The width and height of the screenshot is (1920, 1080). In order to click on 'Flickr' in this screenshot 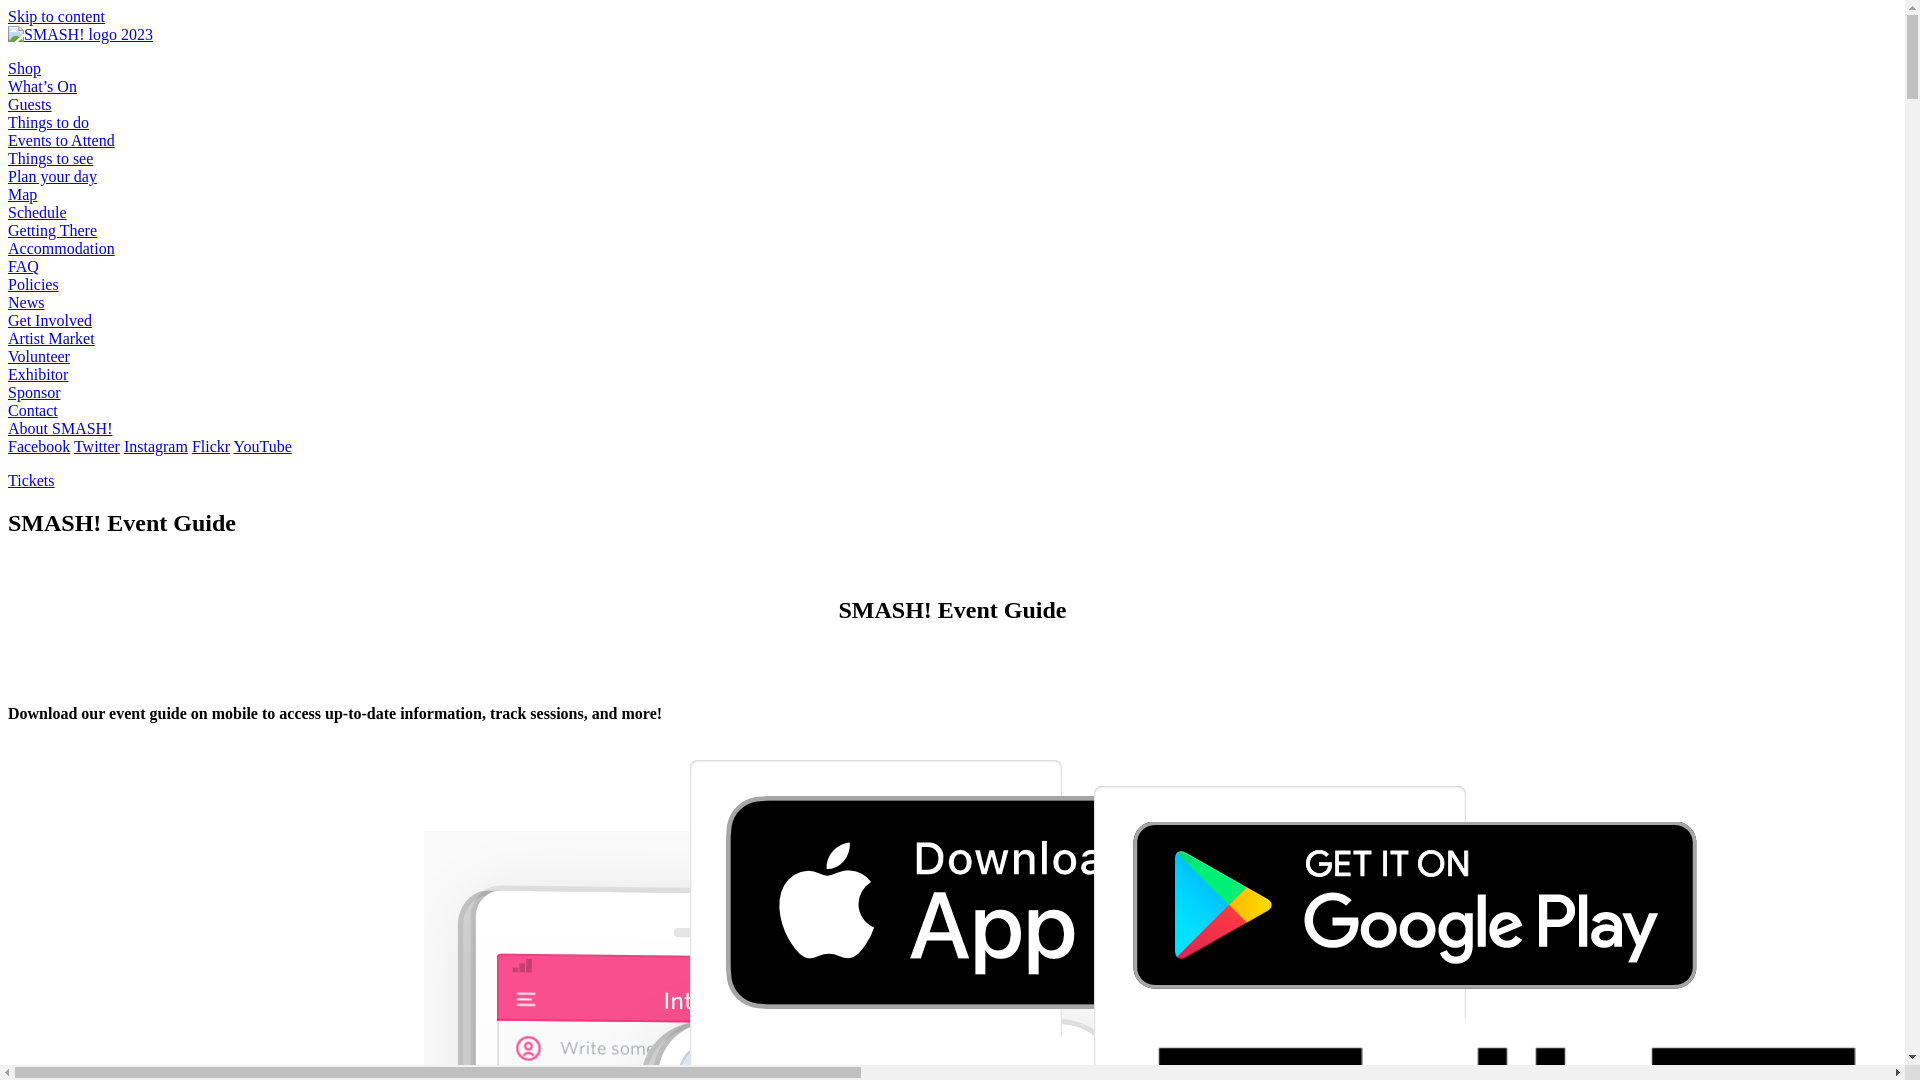, I will do `click(211, 445)`.